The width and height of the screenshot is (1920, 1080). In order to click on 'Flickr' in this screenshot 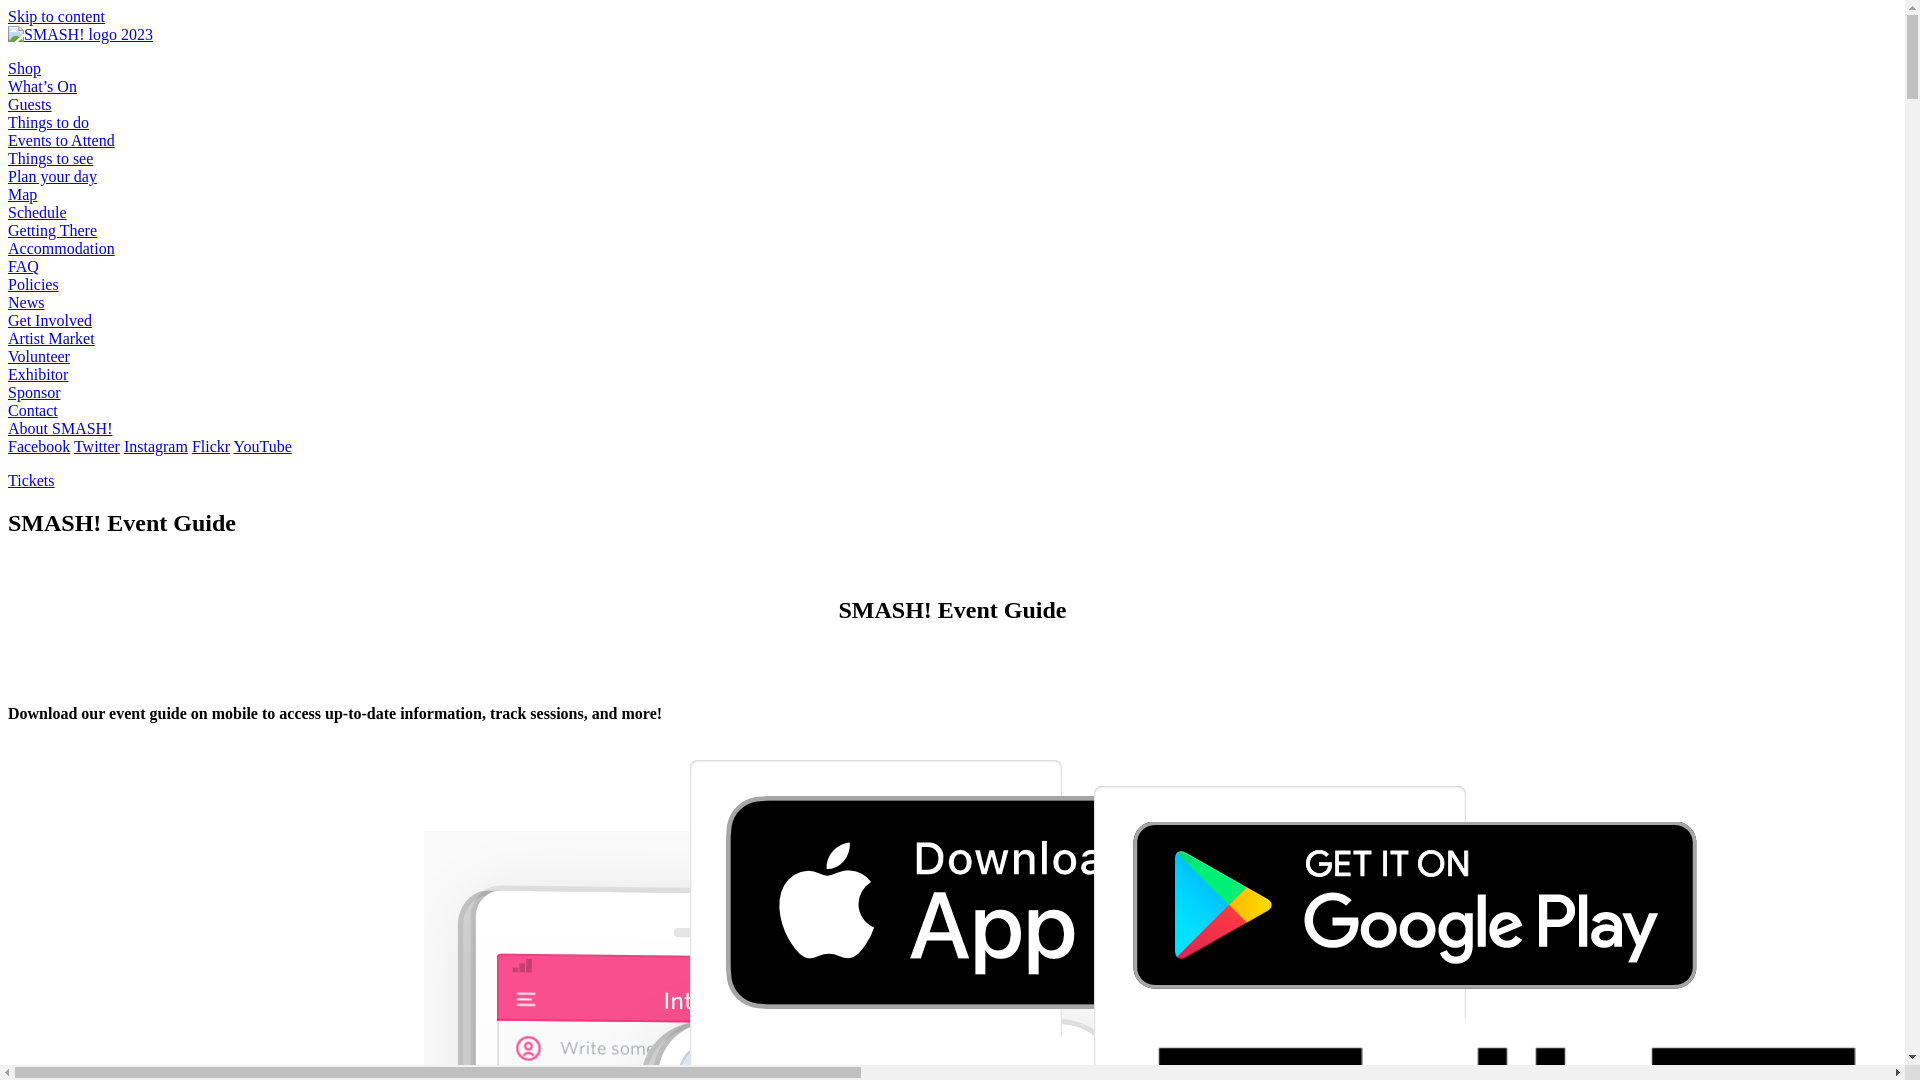, I will do `click(211, 445)`.